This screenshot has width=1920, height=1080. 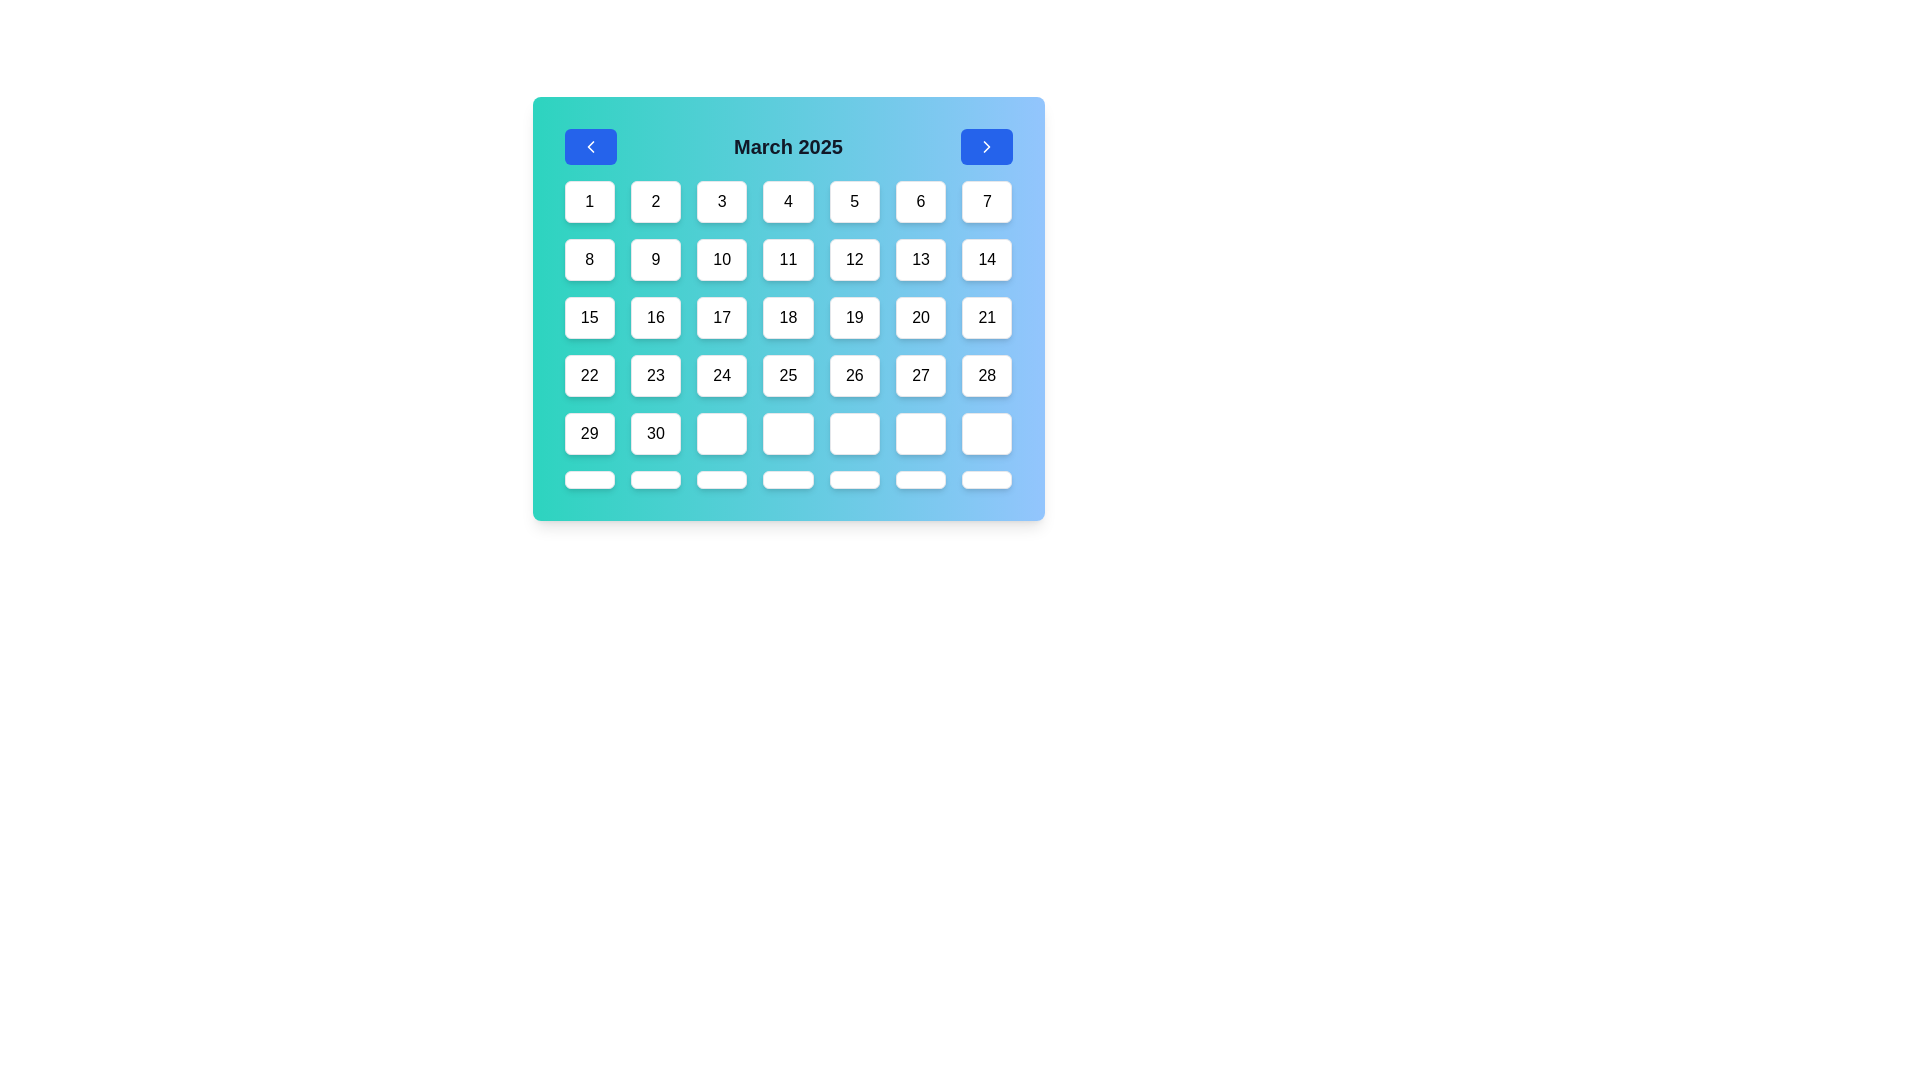 I want to click on the first day button in the calendar grid, which is located at the top-left corner and represents the date in March 2025, so click(x=588, y=201).